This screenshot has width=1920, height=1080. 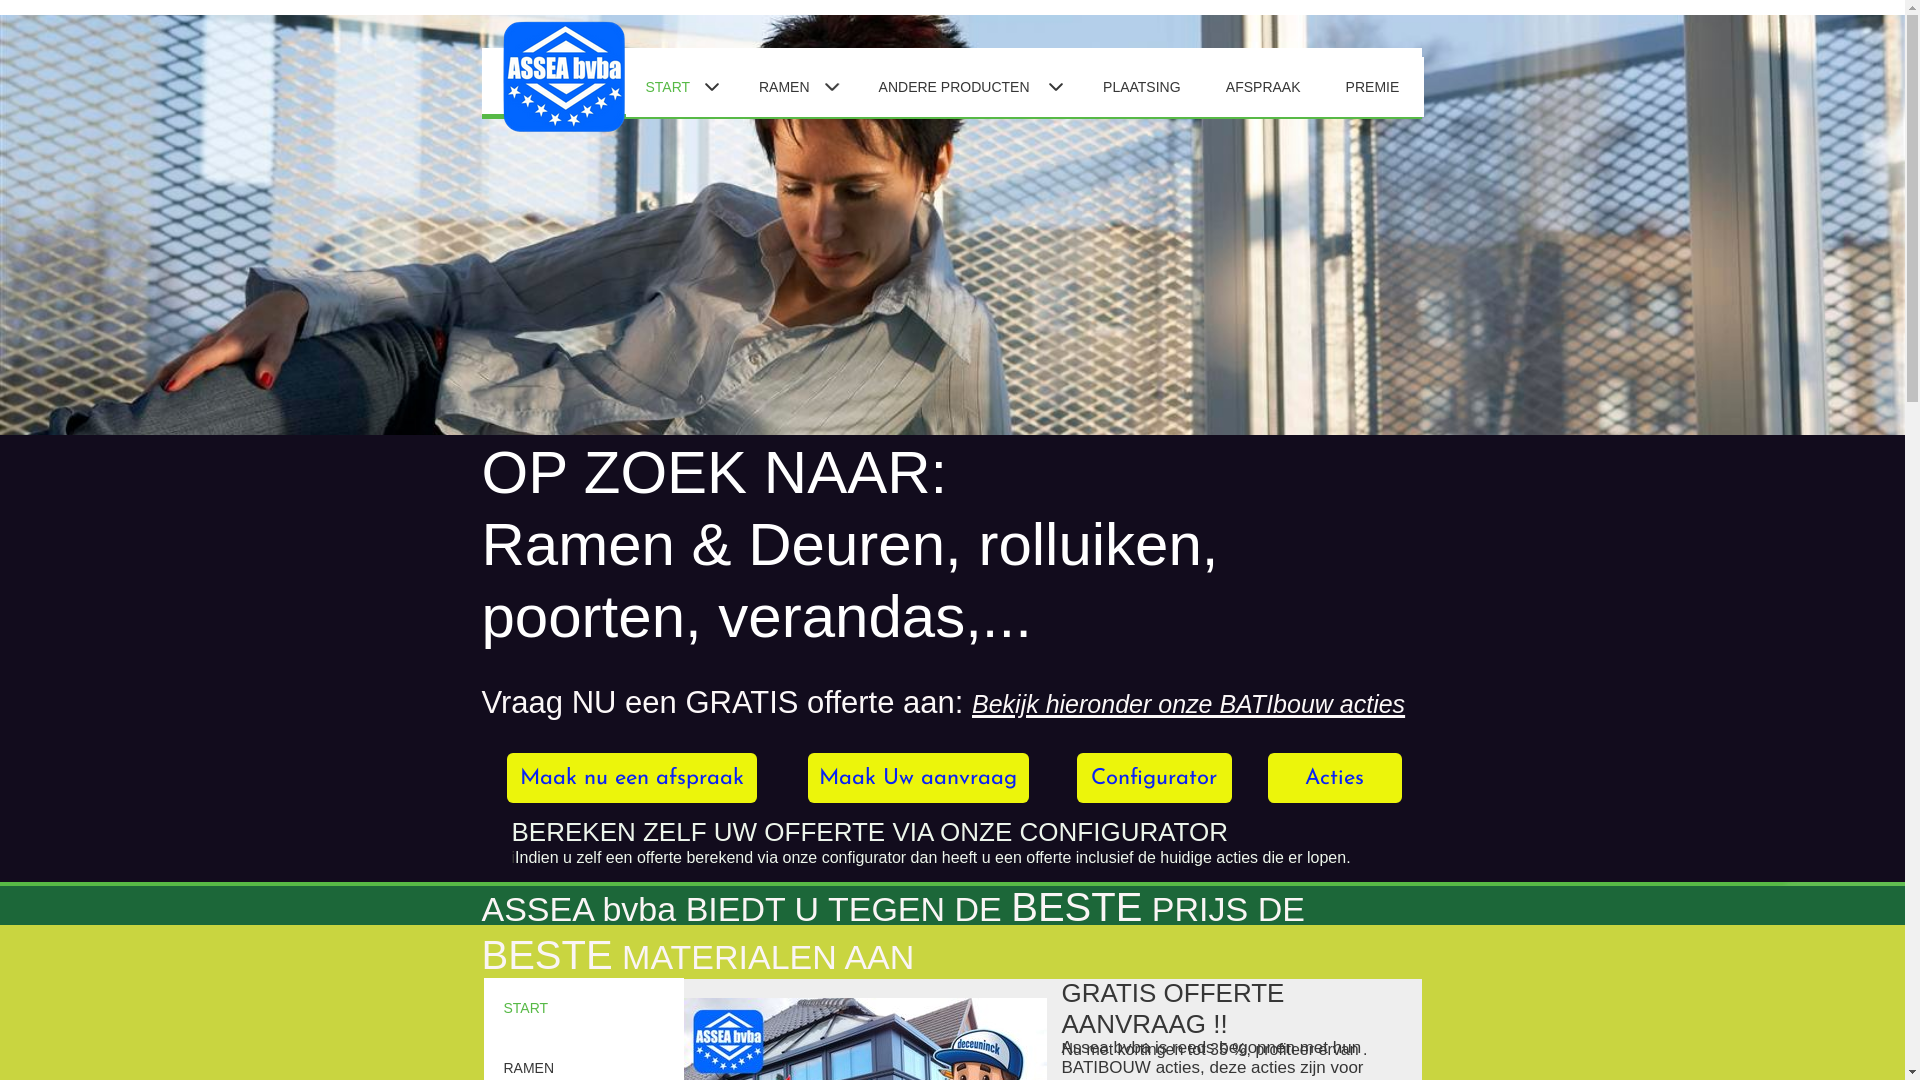 I want to click on 'PLAATSING', so click(x=1144, y=84).